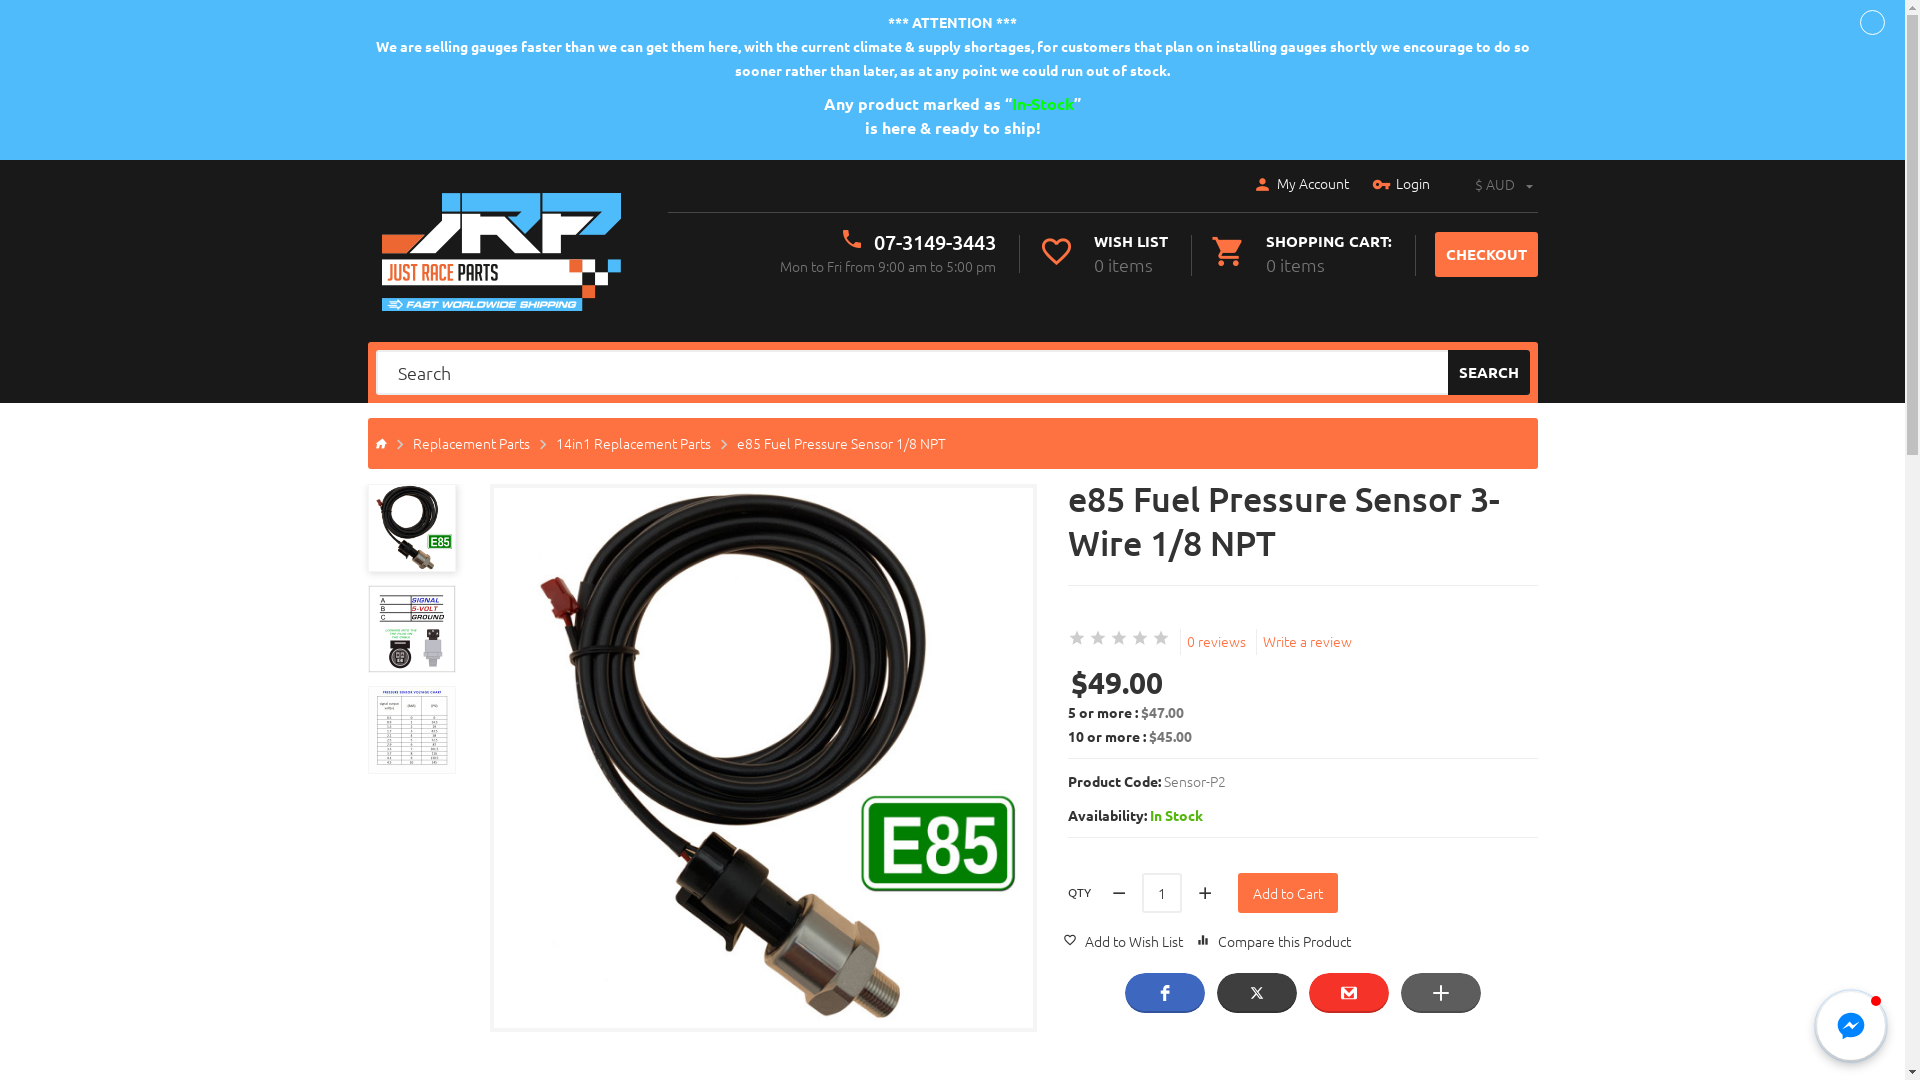  I want to click on 'CHECKOUT', so click(1433, 253).